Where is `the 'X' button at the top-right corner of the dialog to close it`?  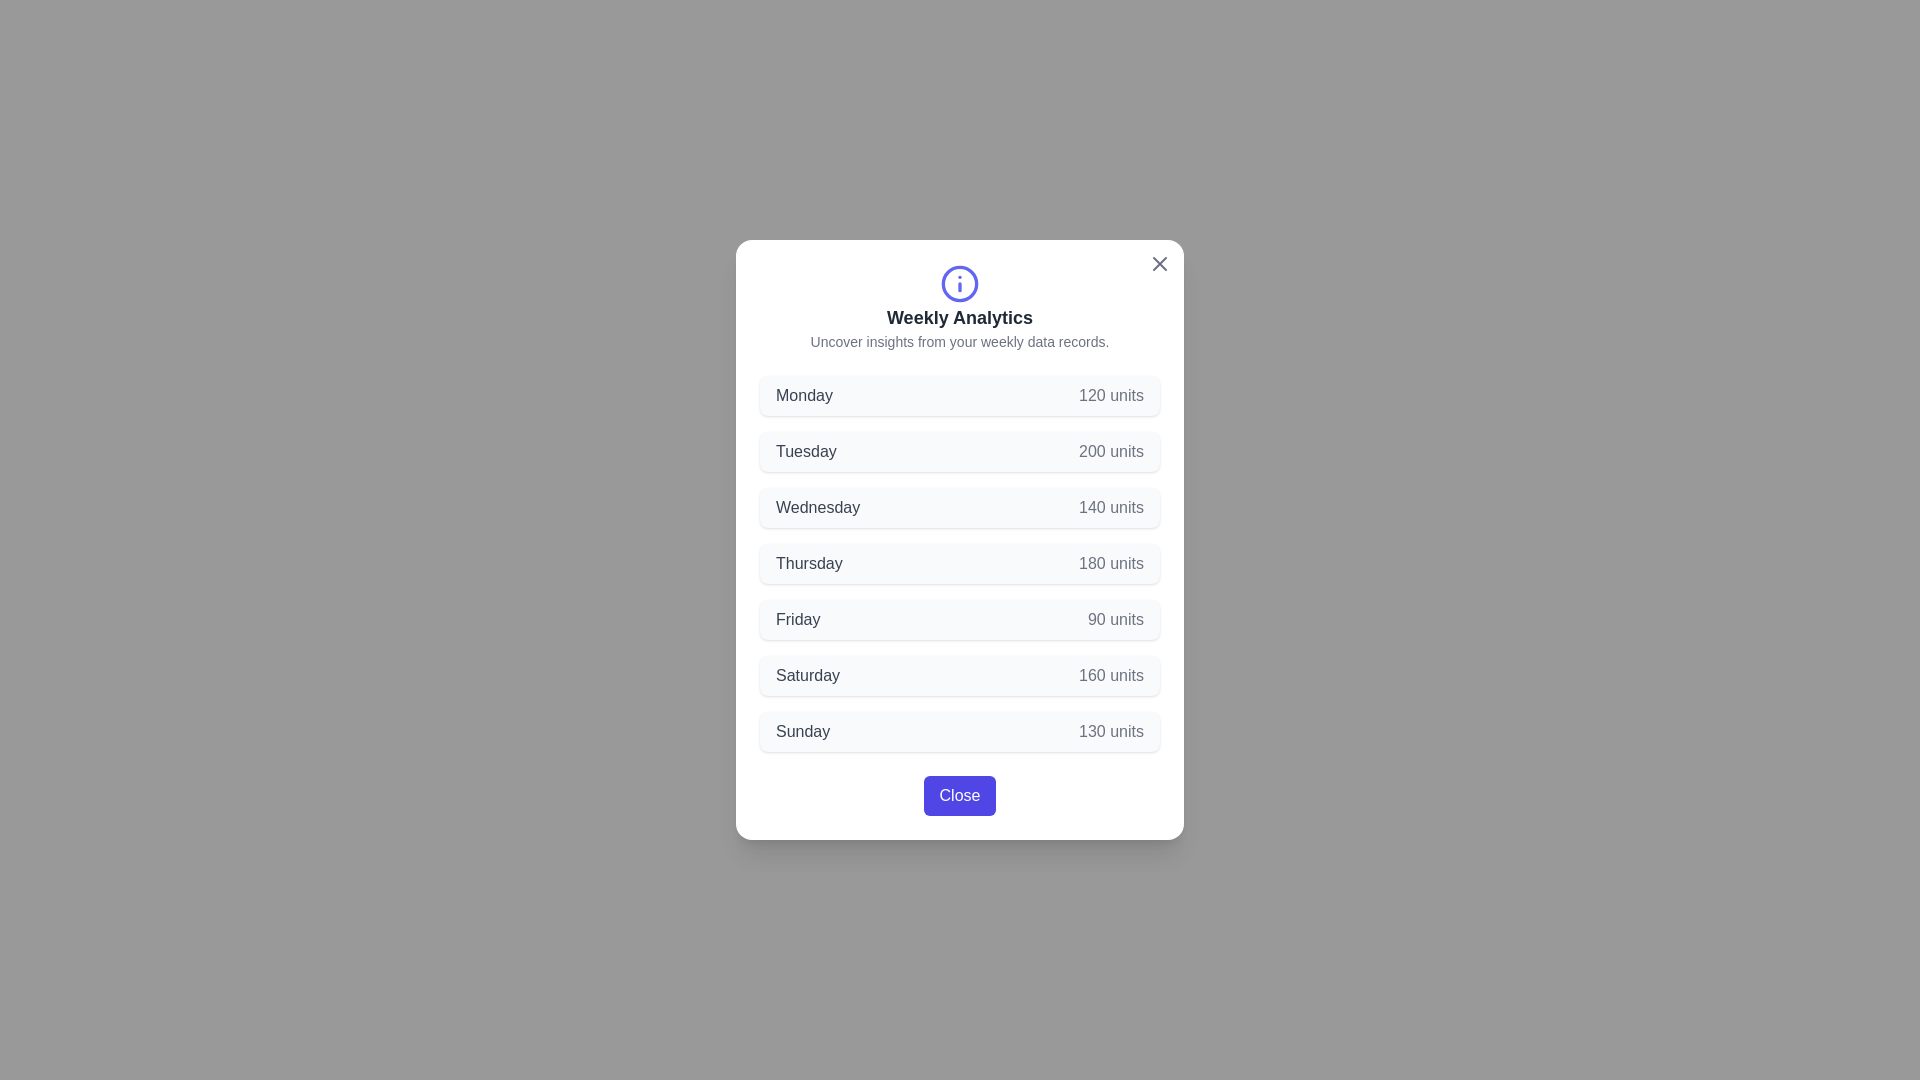
the 'X' button at the top-right corner of the dialog to close it is located at coordinates (1160, 262).